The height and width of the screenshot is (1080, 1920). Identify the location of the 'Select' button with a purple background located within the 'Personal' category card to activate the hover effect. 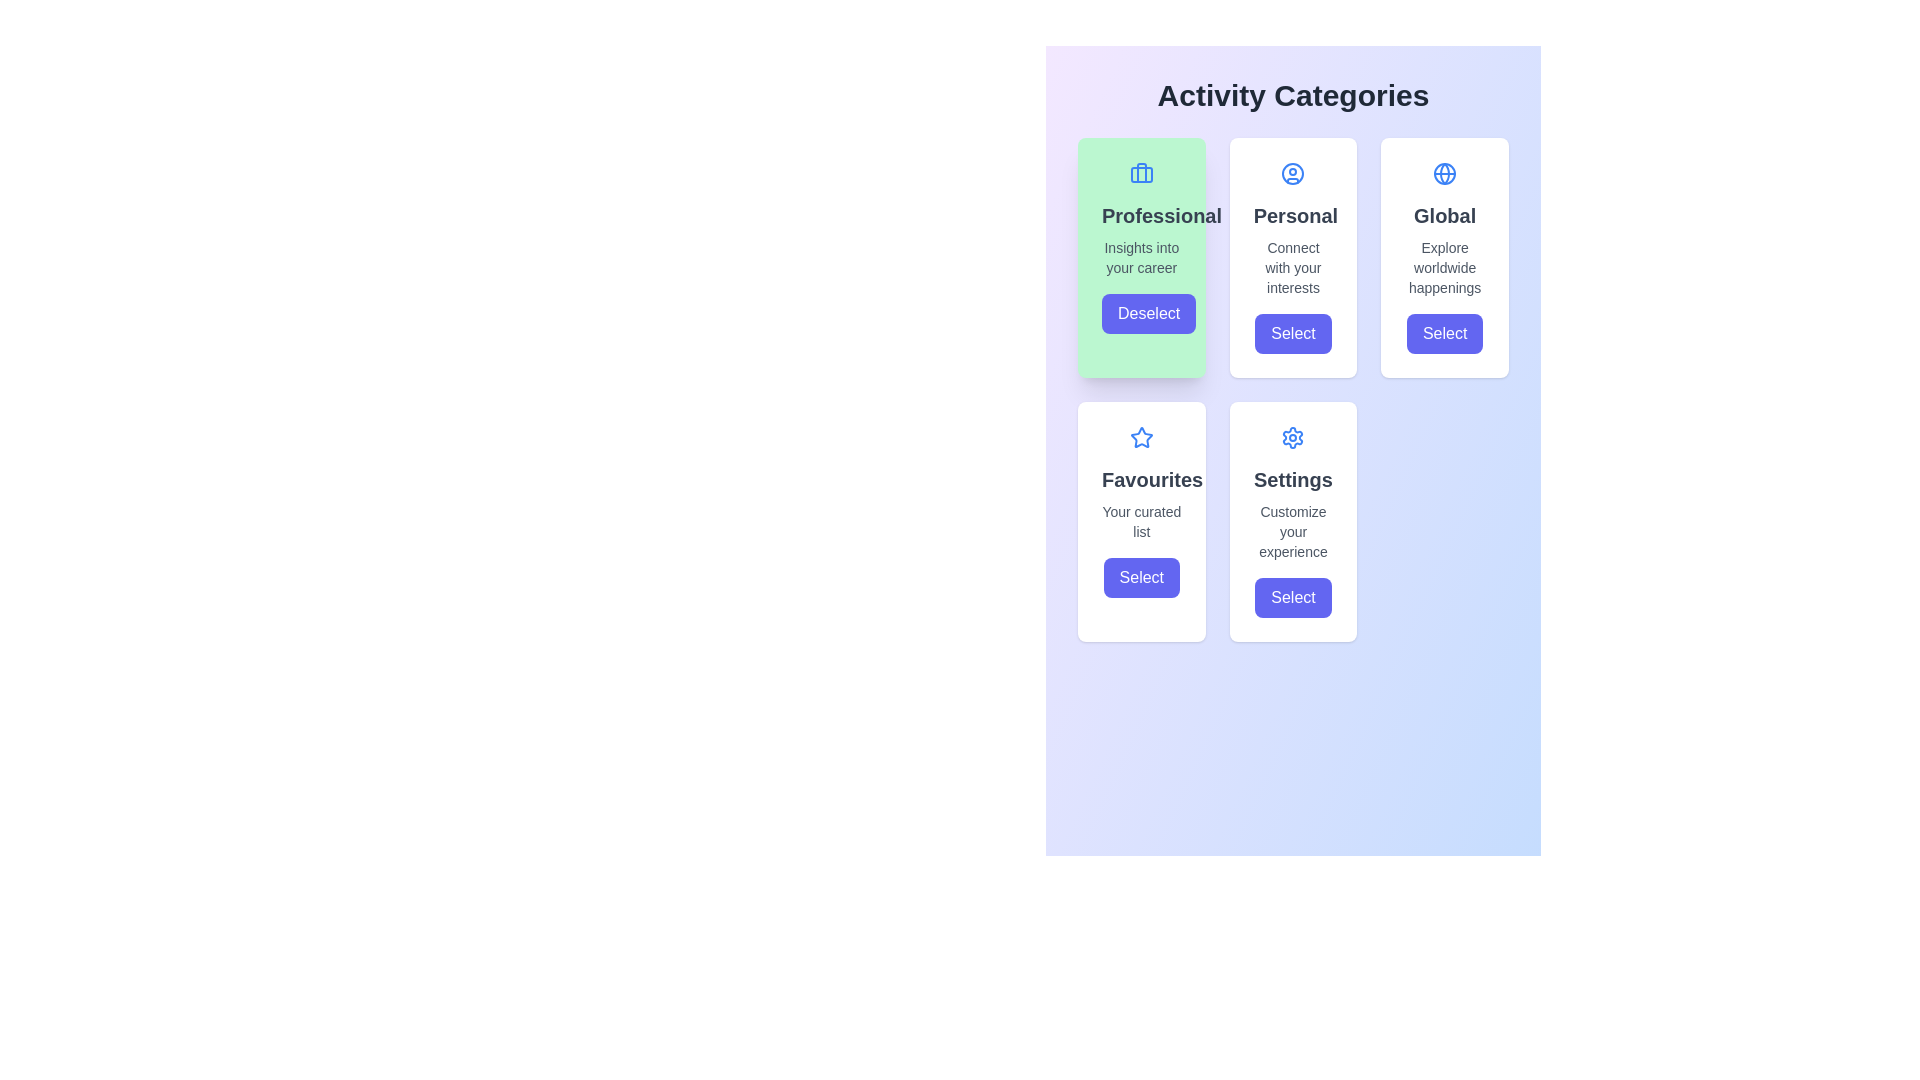
(1293, 333).